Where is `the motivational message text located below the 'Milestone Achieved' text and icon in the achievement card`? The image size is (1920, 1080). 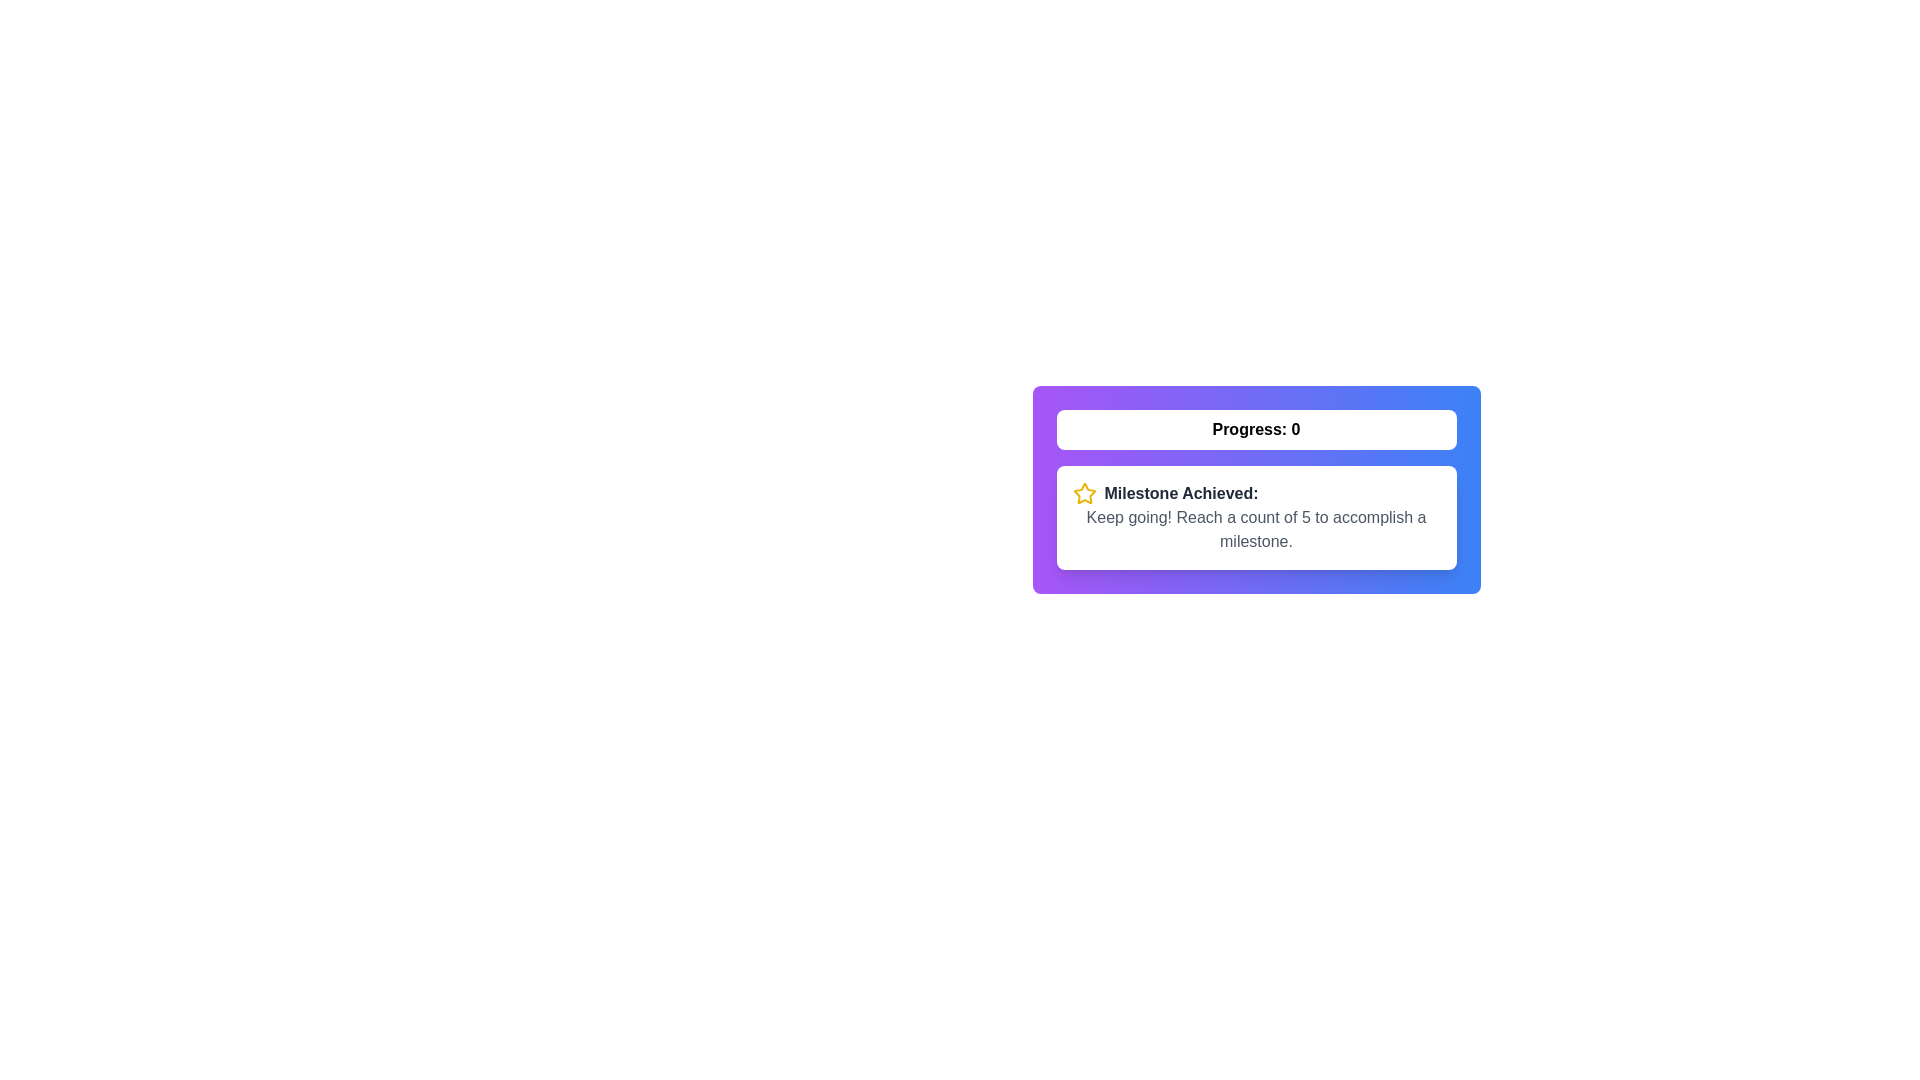
the motivational message text located below the 'Milestone Achieved' text and icon in the achievement card is located at coordinates (1255, 528).